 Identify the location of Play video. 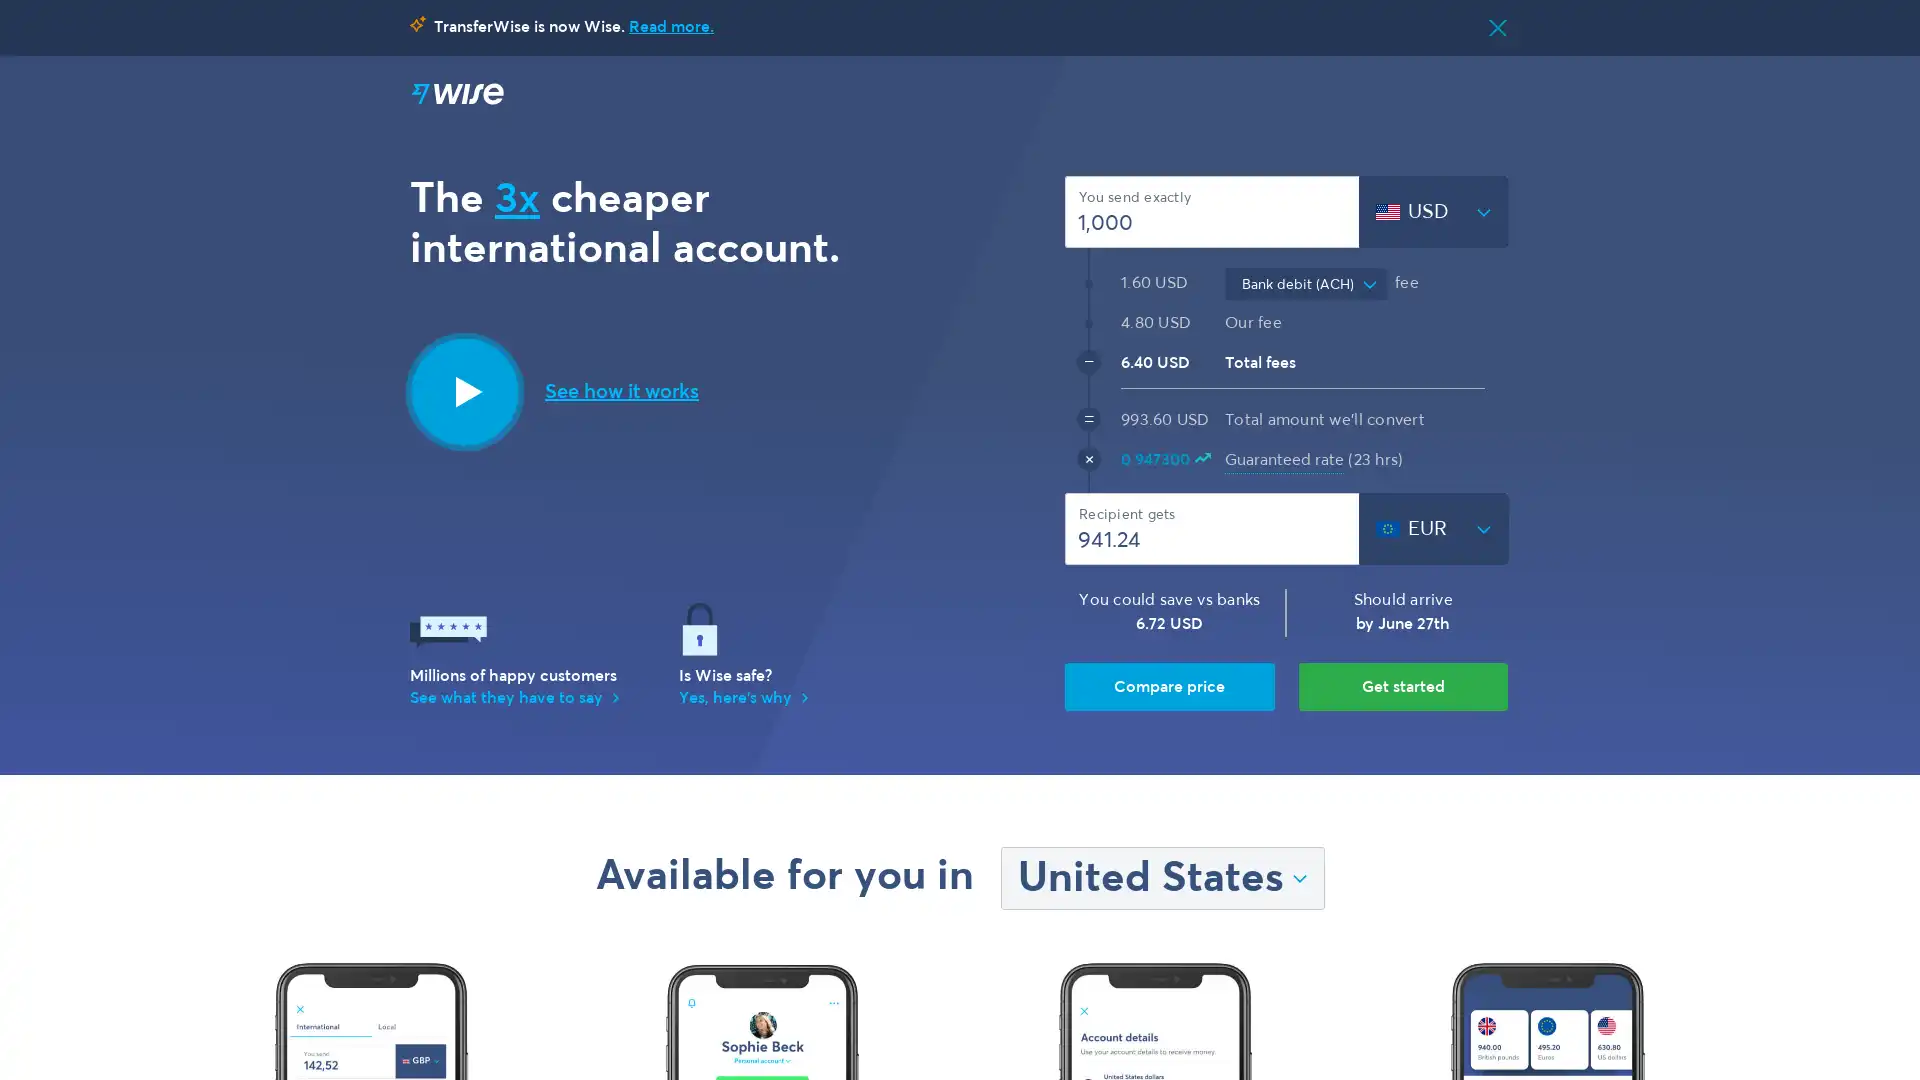
(621, 390).